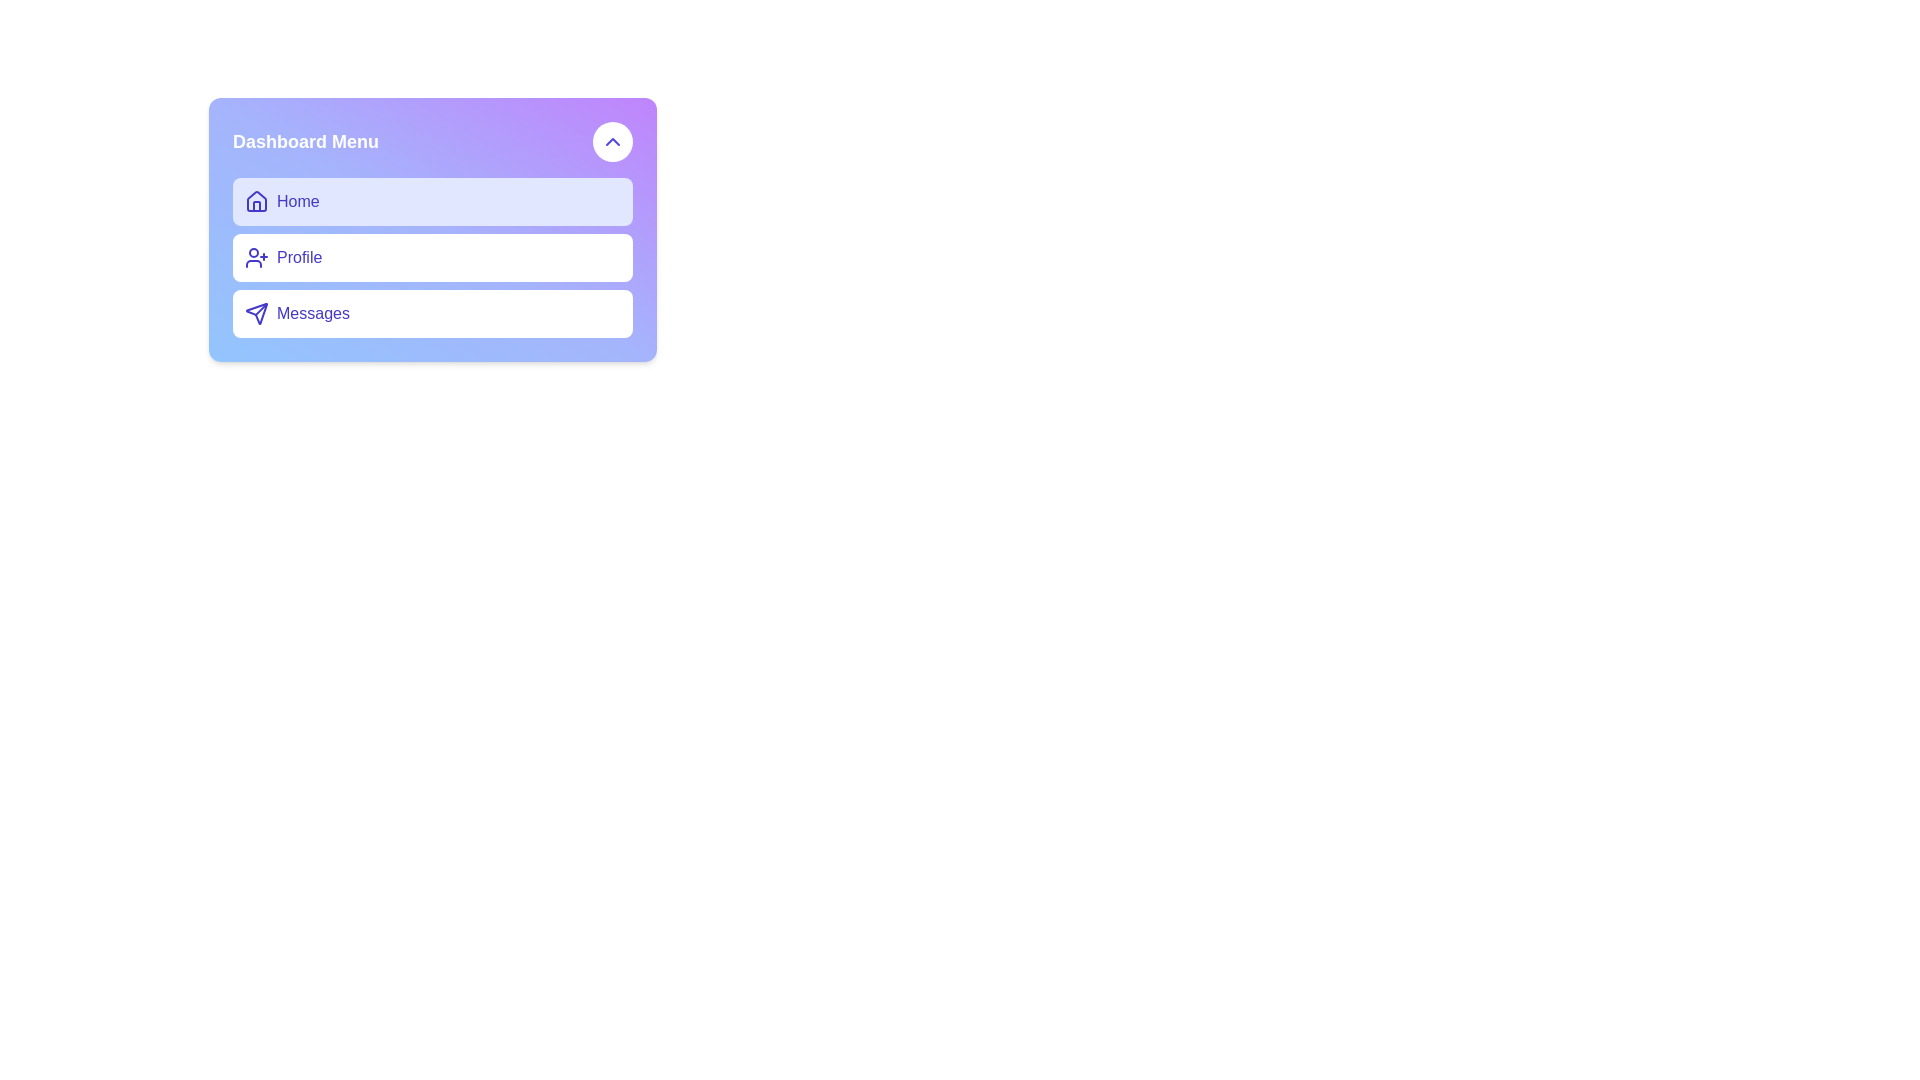 Image resolution: width=1920 pixels, height=1080 pixels. What do you see at coordinates (431, 201) in the screenshot?
I see `the 'Home' button in the 'Dashboard Menu', which is the first item in the vertical list of menu options` at bounding box center [431, 201].